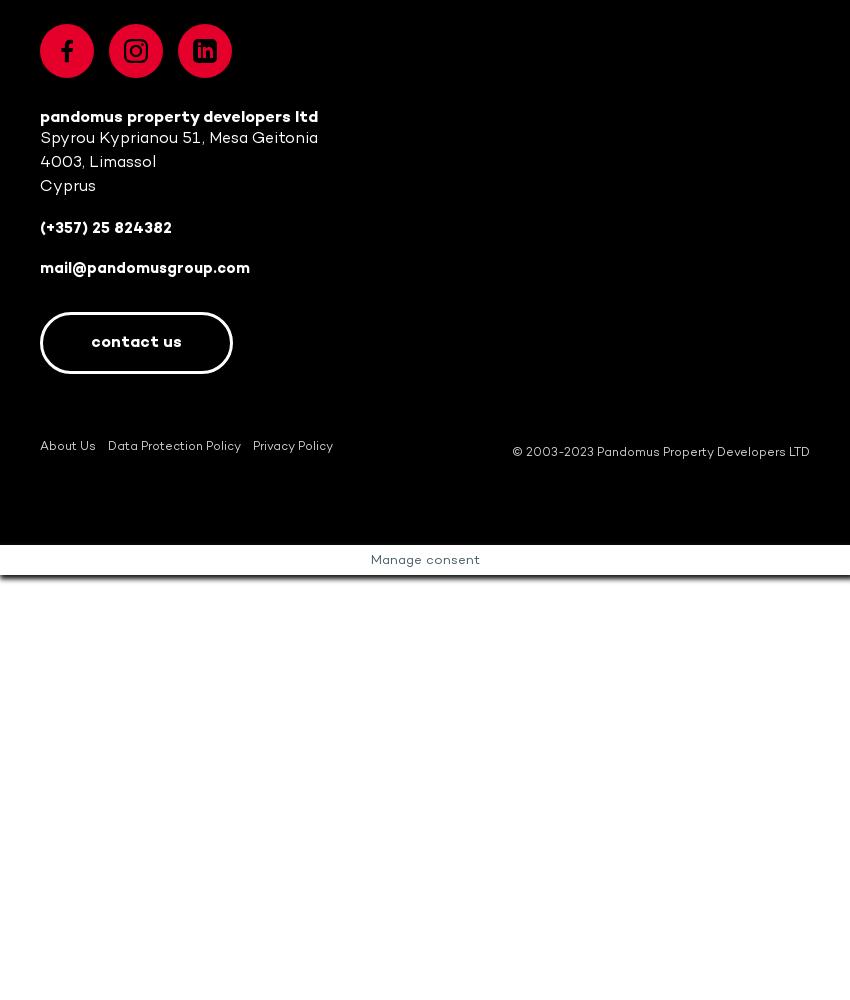 The height and width of the screenshot is (1000, 850). I want to click on 'Manage consent', so click(424, 559).